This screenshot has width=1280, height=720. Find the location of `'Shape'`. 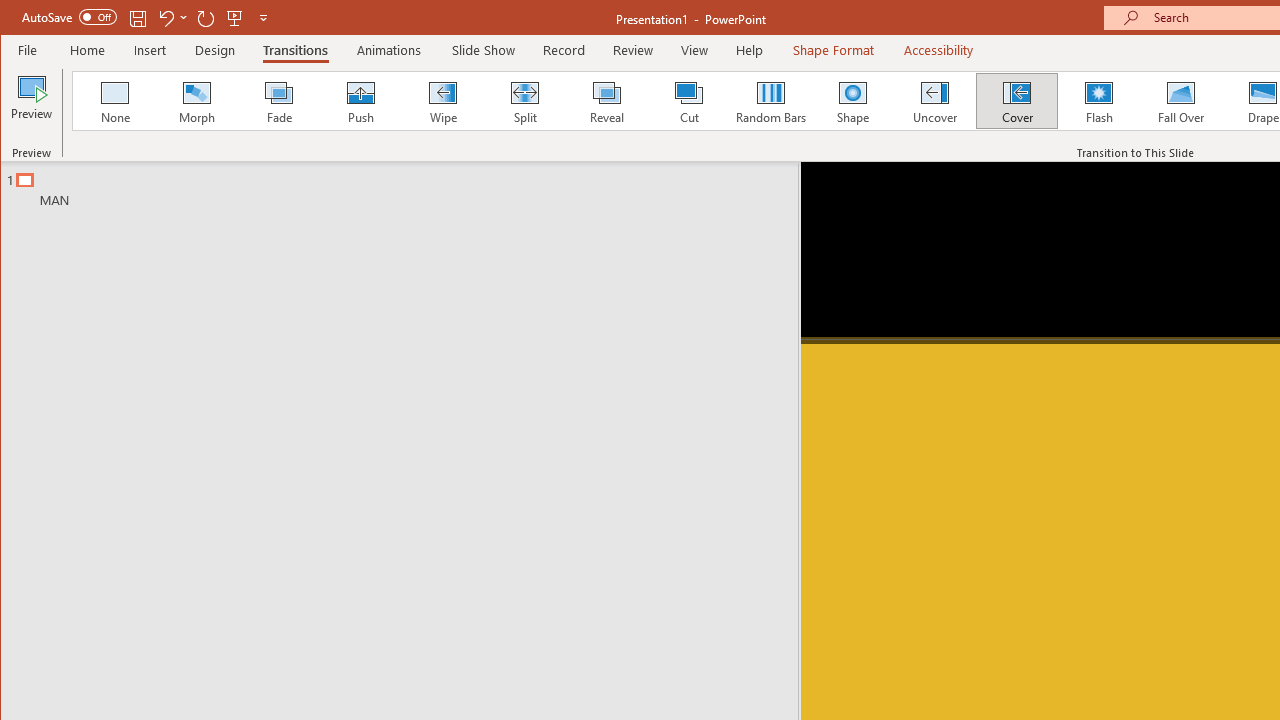

'Shape' is located at coordinates (852, 100).